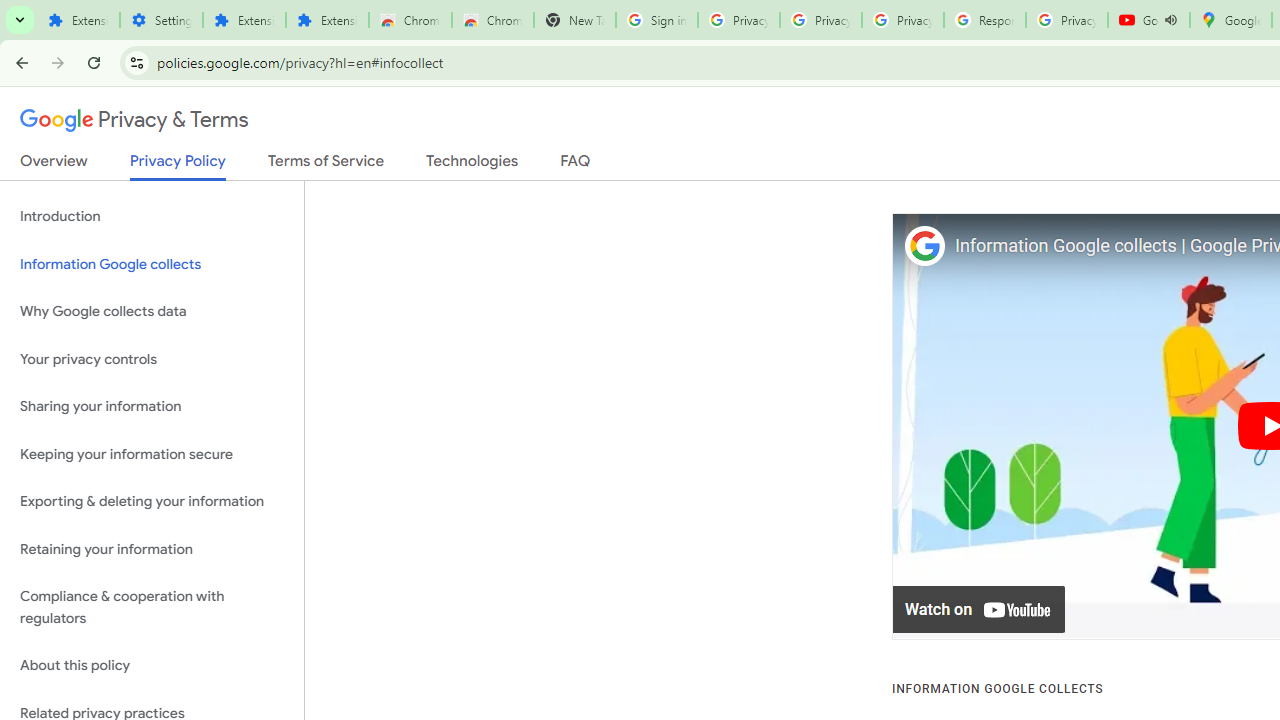  I want to click on 'Settings', so click(161, 20).